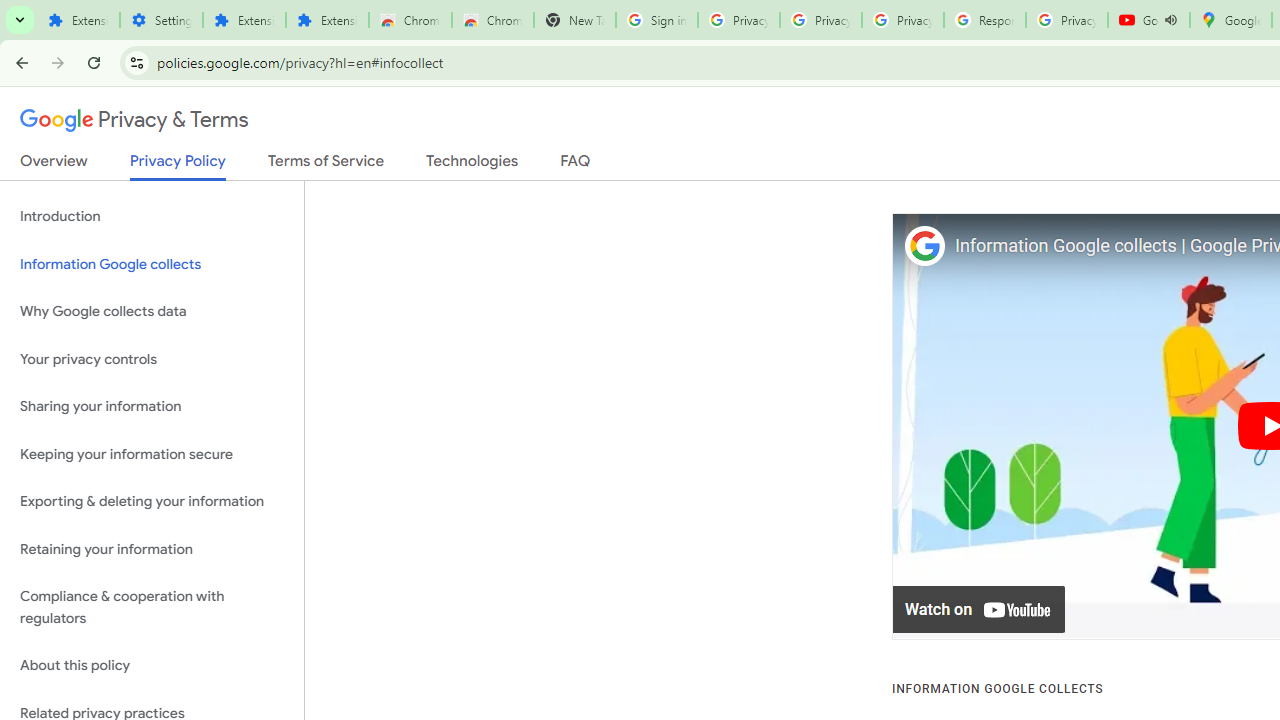  I want to click on 'Settings', so click(161, 20).